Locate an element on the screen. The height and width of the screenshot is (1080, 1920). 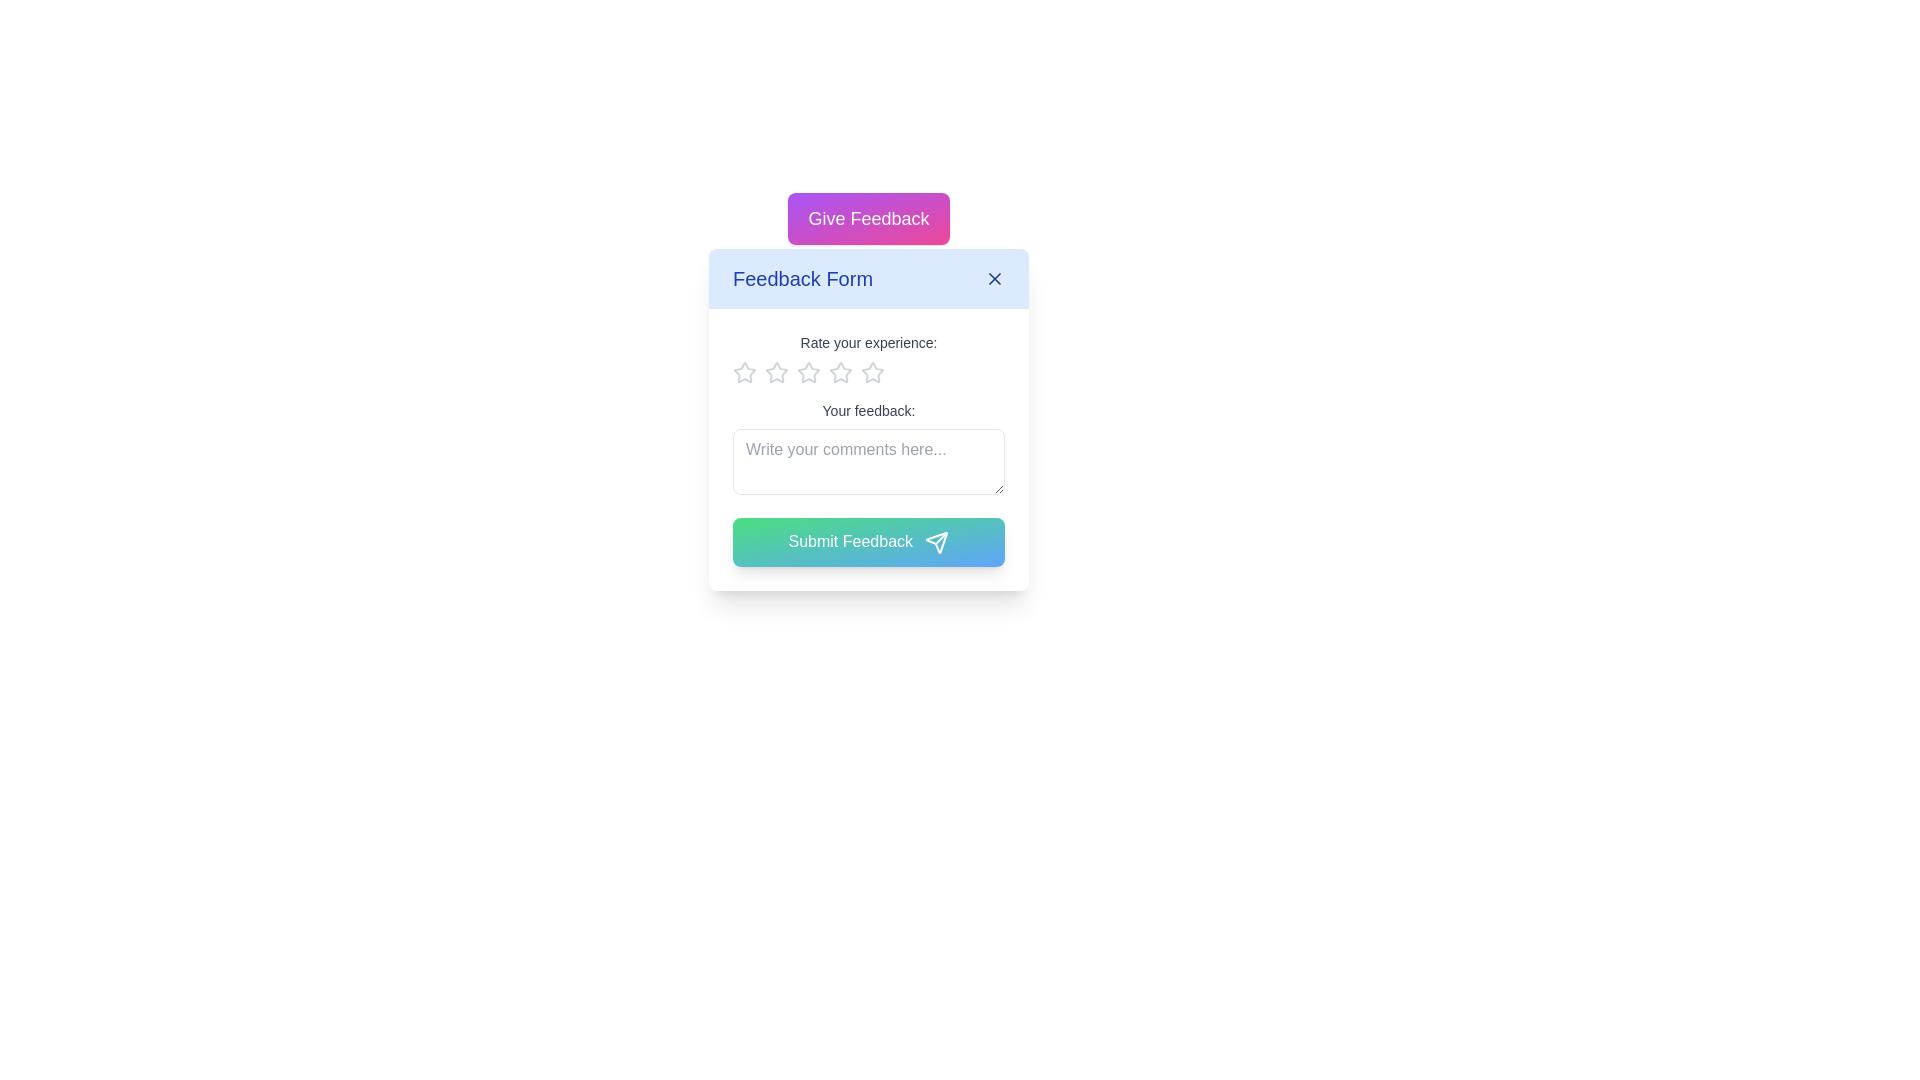
the first star-shaped icon in the five-star rating system to rate it is located at coordinates (743, 372).